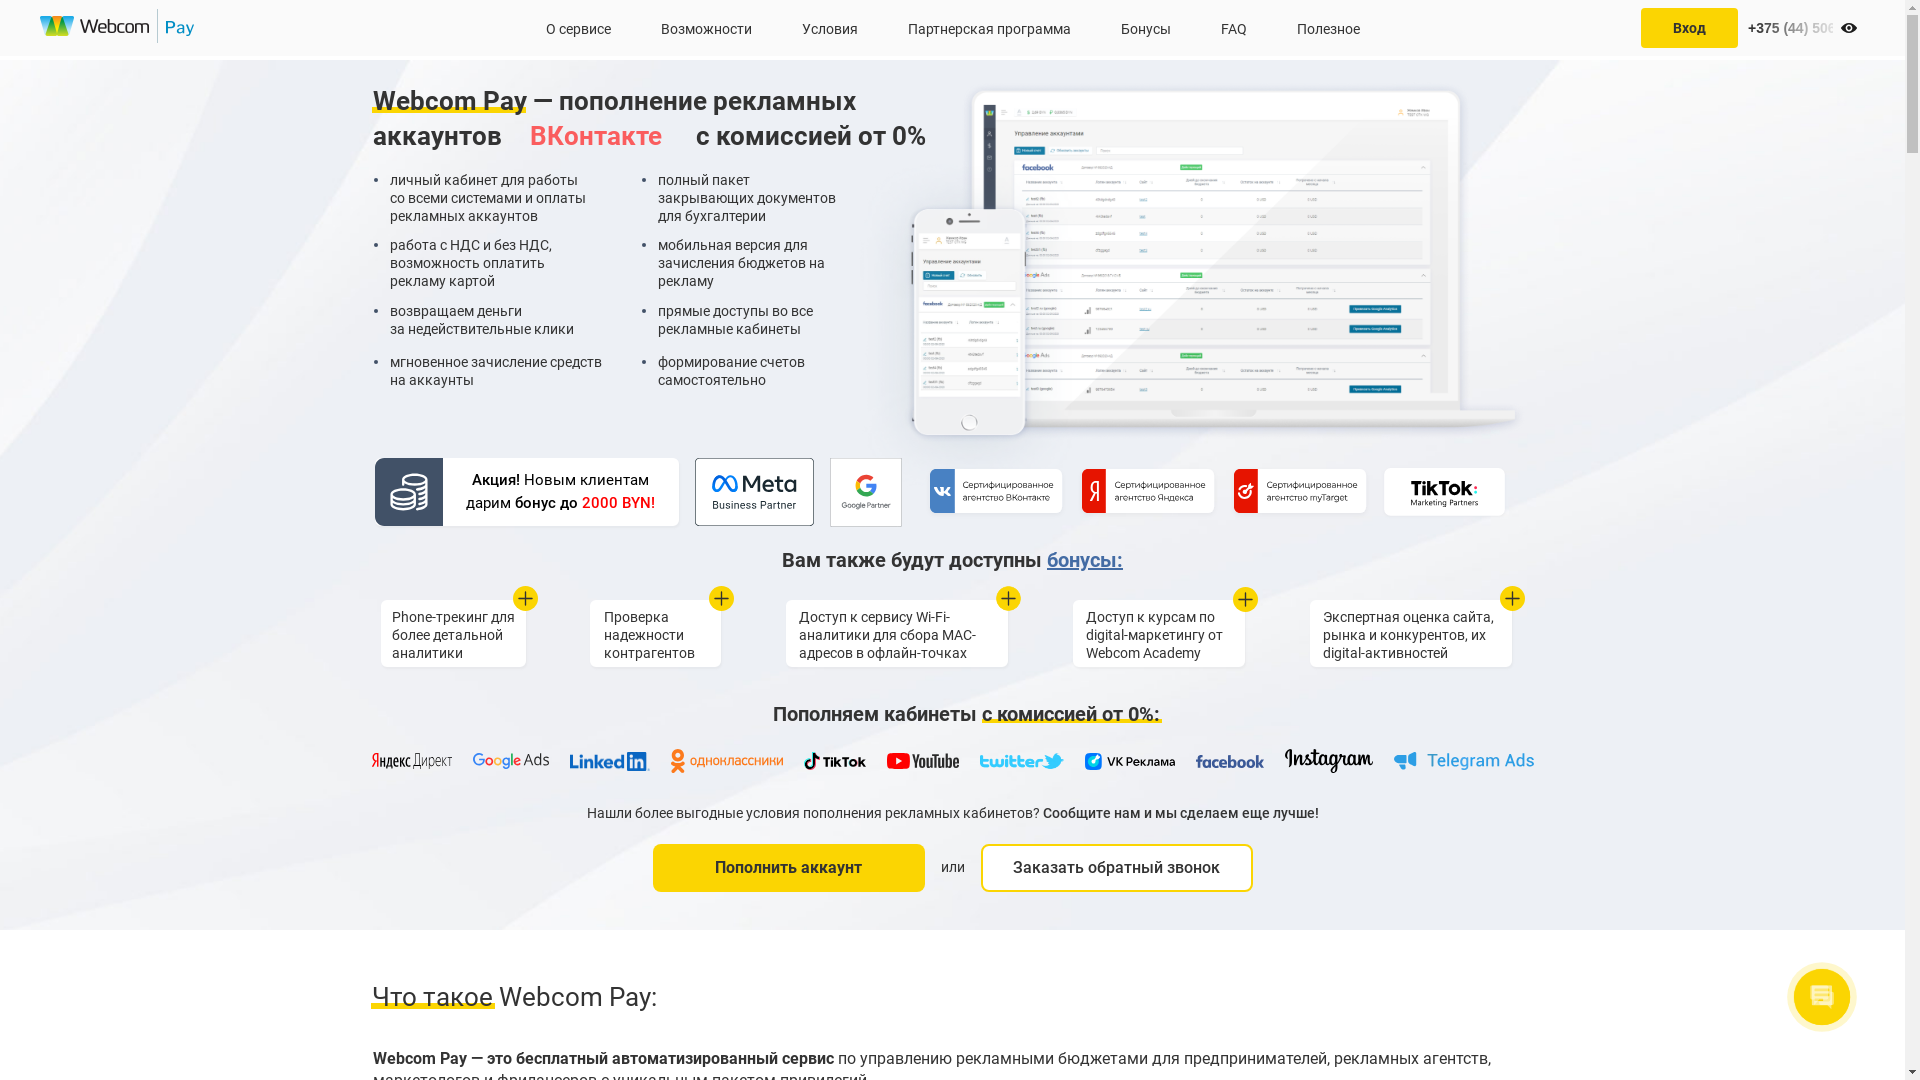 Image resolution: width=1920 pixels, height=1080 pixels. What do you see at coordinates (1232, 27) in the screenshot?
I see `'FAQ'` at bounding box center [1232, 27].